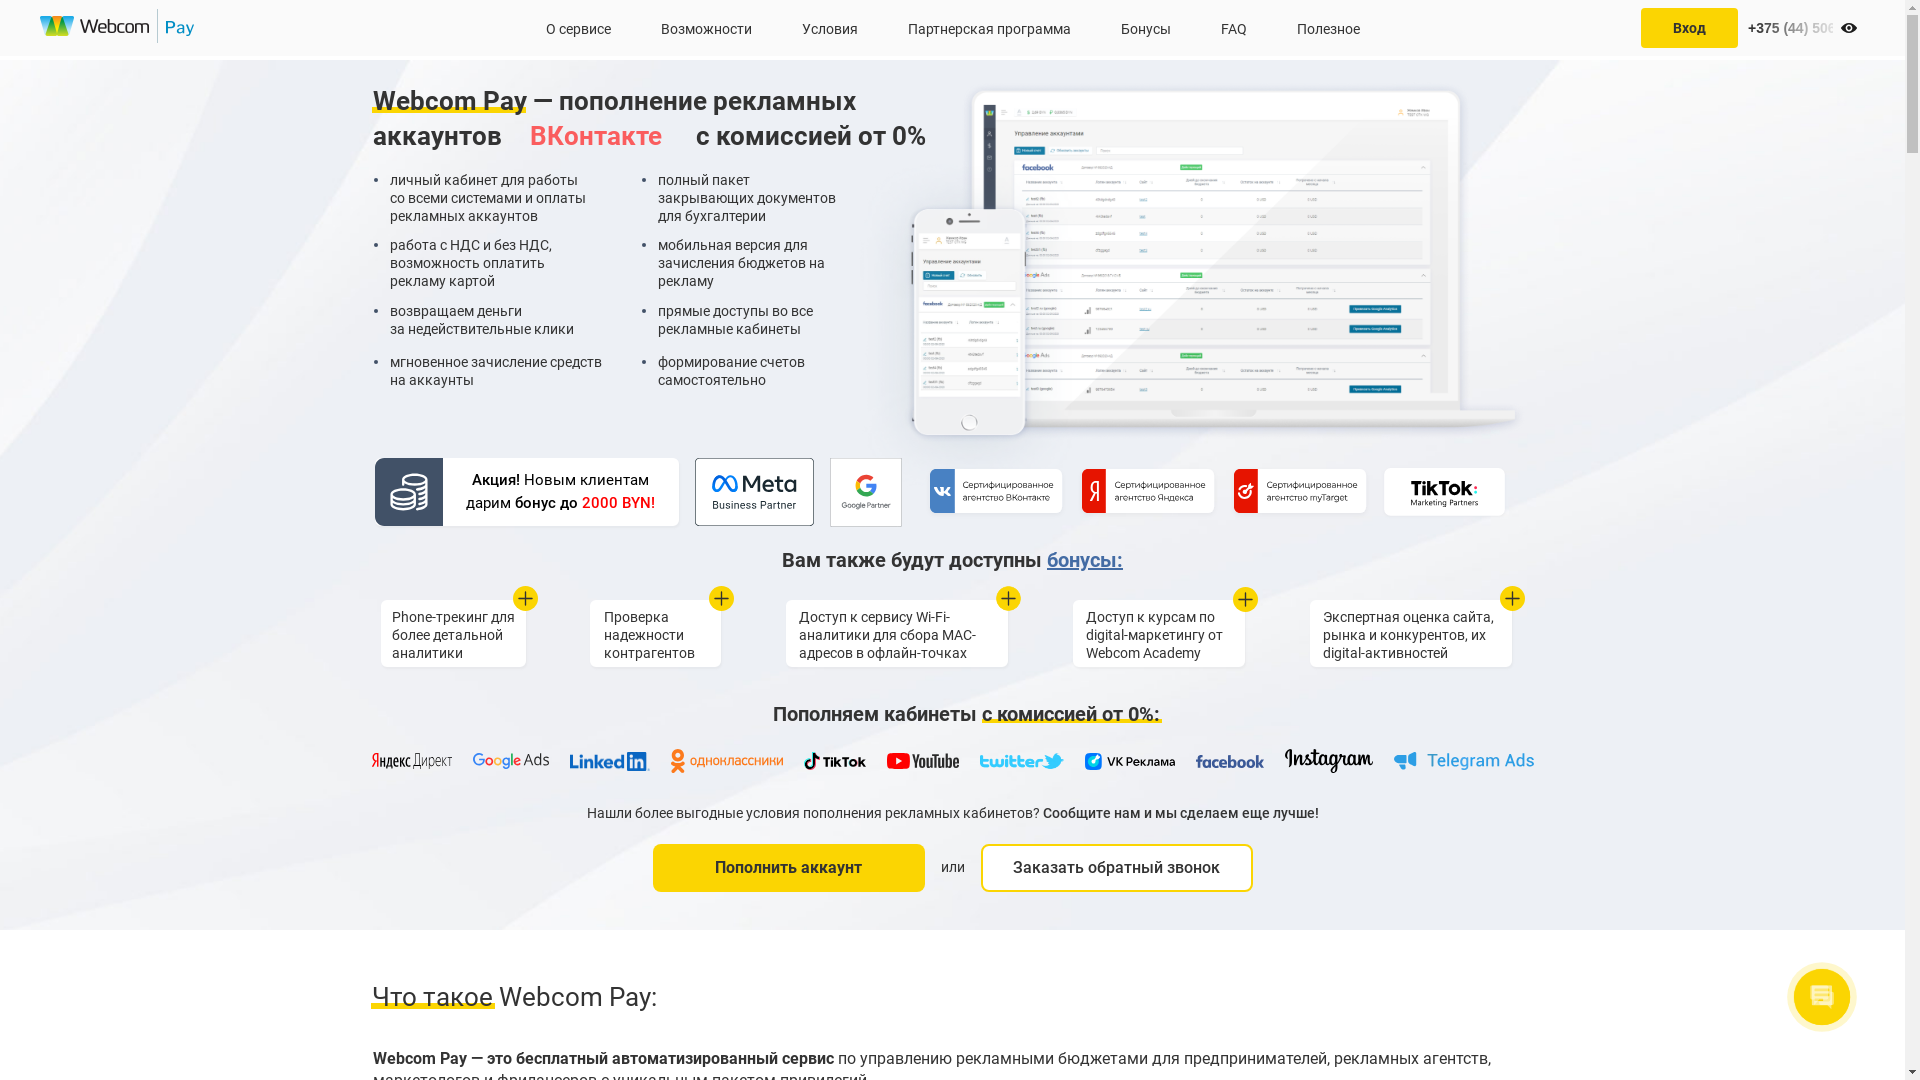 Image resolution: width=1920 pixels, height=1080 pixels. What do you see at coordinates (1232, 27) in the screenshot?
I see `'FAQ'` at bounding box center [1232, 27].